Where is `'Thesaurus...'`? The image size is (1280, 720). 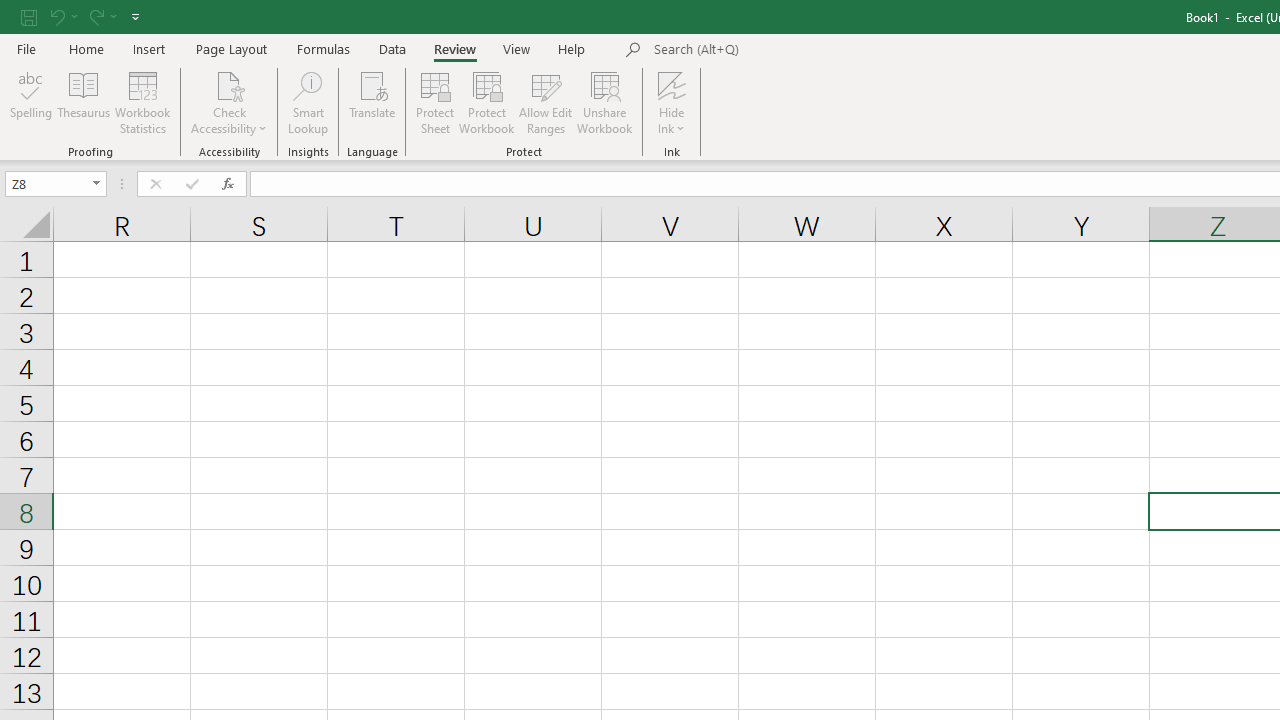
'Thesaurus...' is located at coordinates (82, 103).